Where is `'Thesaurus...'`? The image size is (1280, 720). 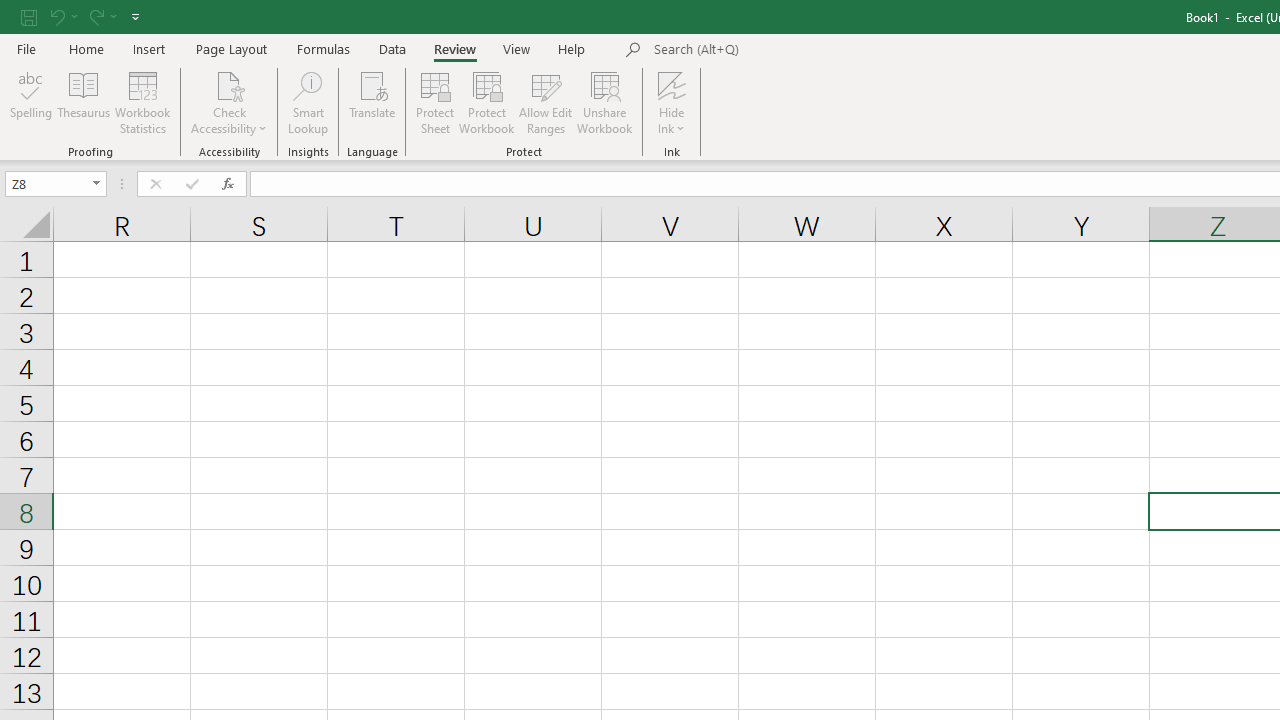
'Thesaurus...' is located at coordinates (82, 103).